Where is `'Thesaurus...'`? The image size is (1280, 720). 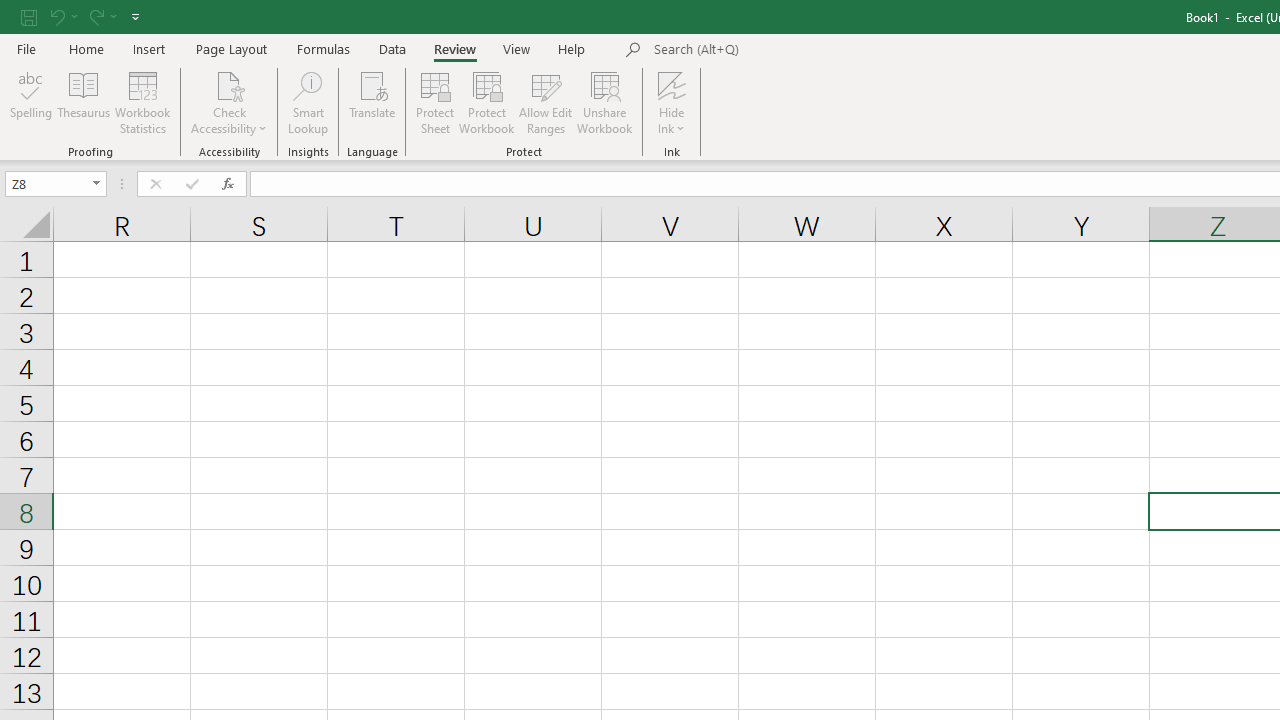
'Thesaurus...' is located at coordinates (82, 103).